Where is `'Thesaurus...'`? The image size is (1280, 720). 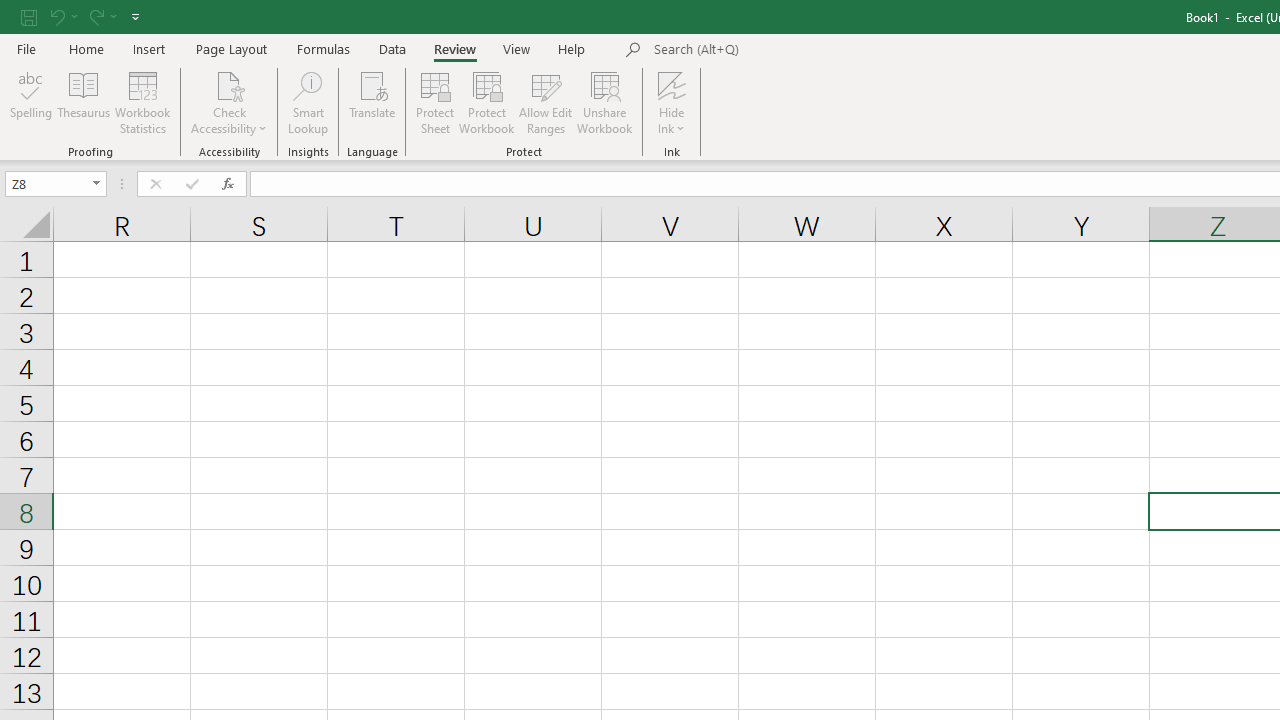
'Thesaurus...' is located at coordinates (82, 103).